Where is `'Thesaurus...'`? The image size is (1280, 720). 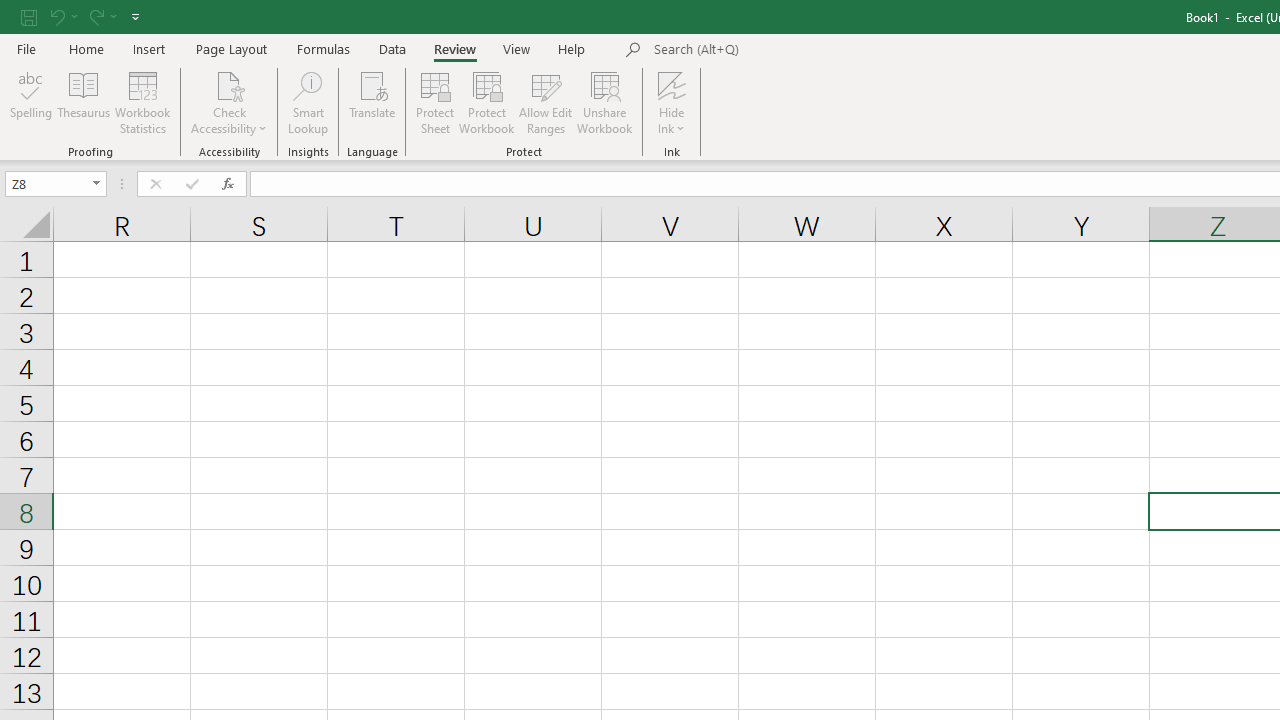
'Thesaurus...' is located at coordinates (82, 103).